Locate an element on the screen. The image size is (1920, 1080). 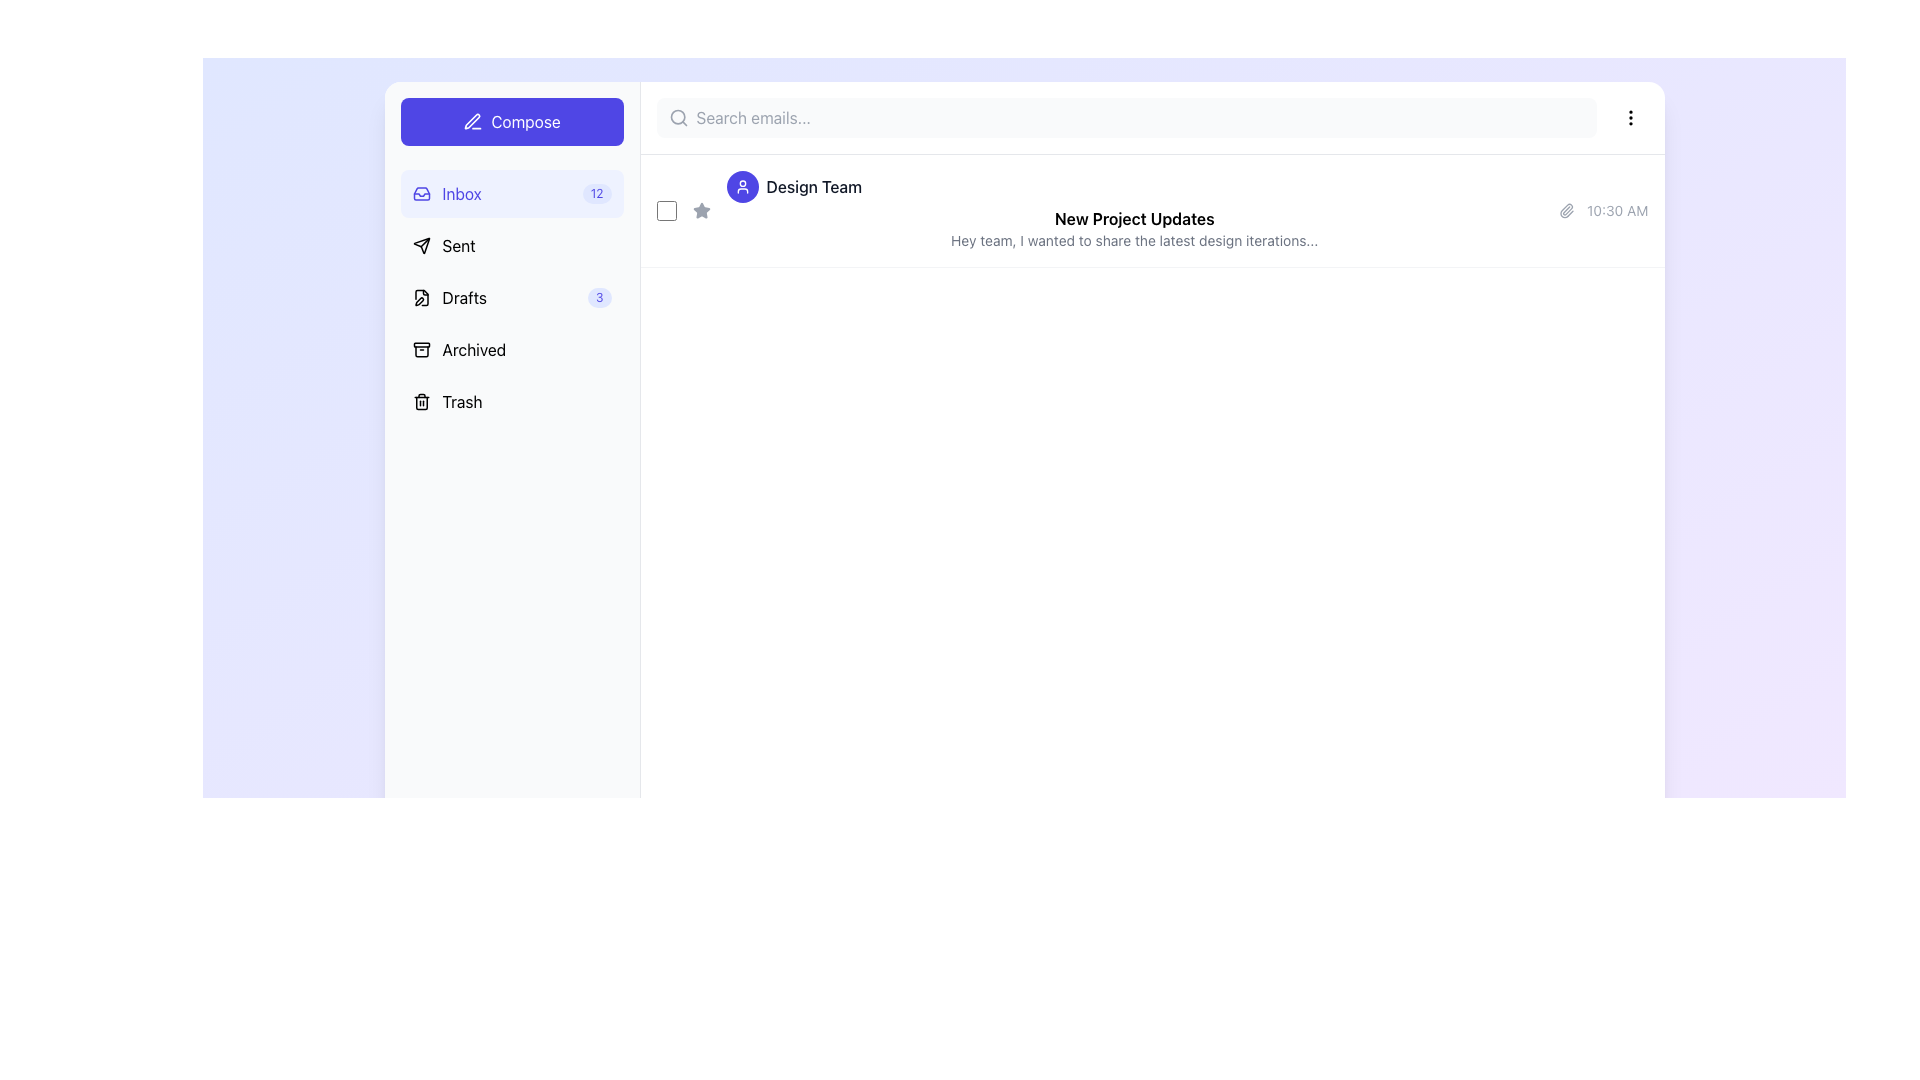
the 'send' action icon located in the 'Sent' menu of the left navigation menu is located at coordinates (420, 245).